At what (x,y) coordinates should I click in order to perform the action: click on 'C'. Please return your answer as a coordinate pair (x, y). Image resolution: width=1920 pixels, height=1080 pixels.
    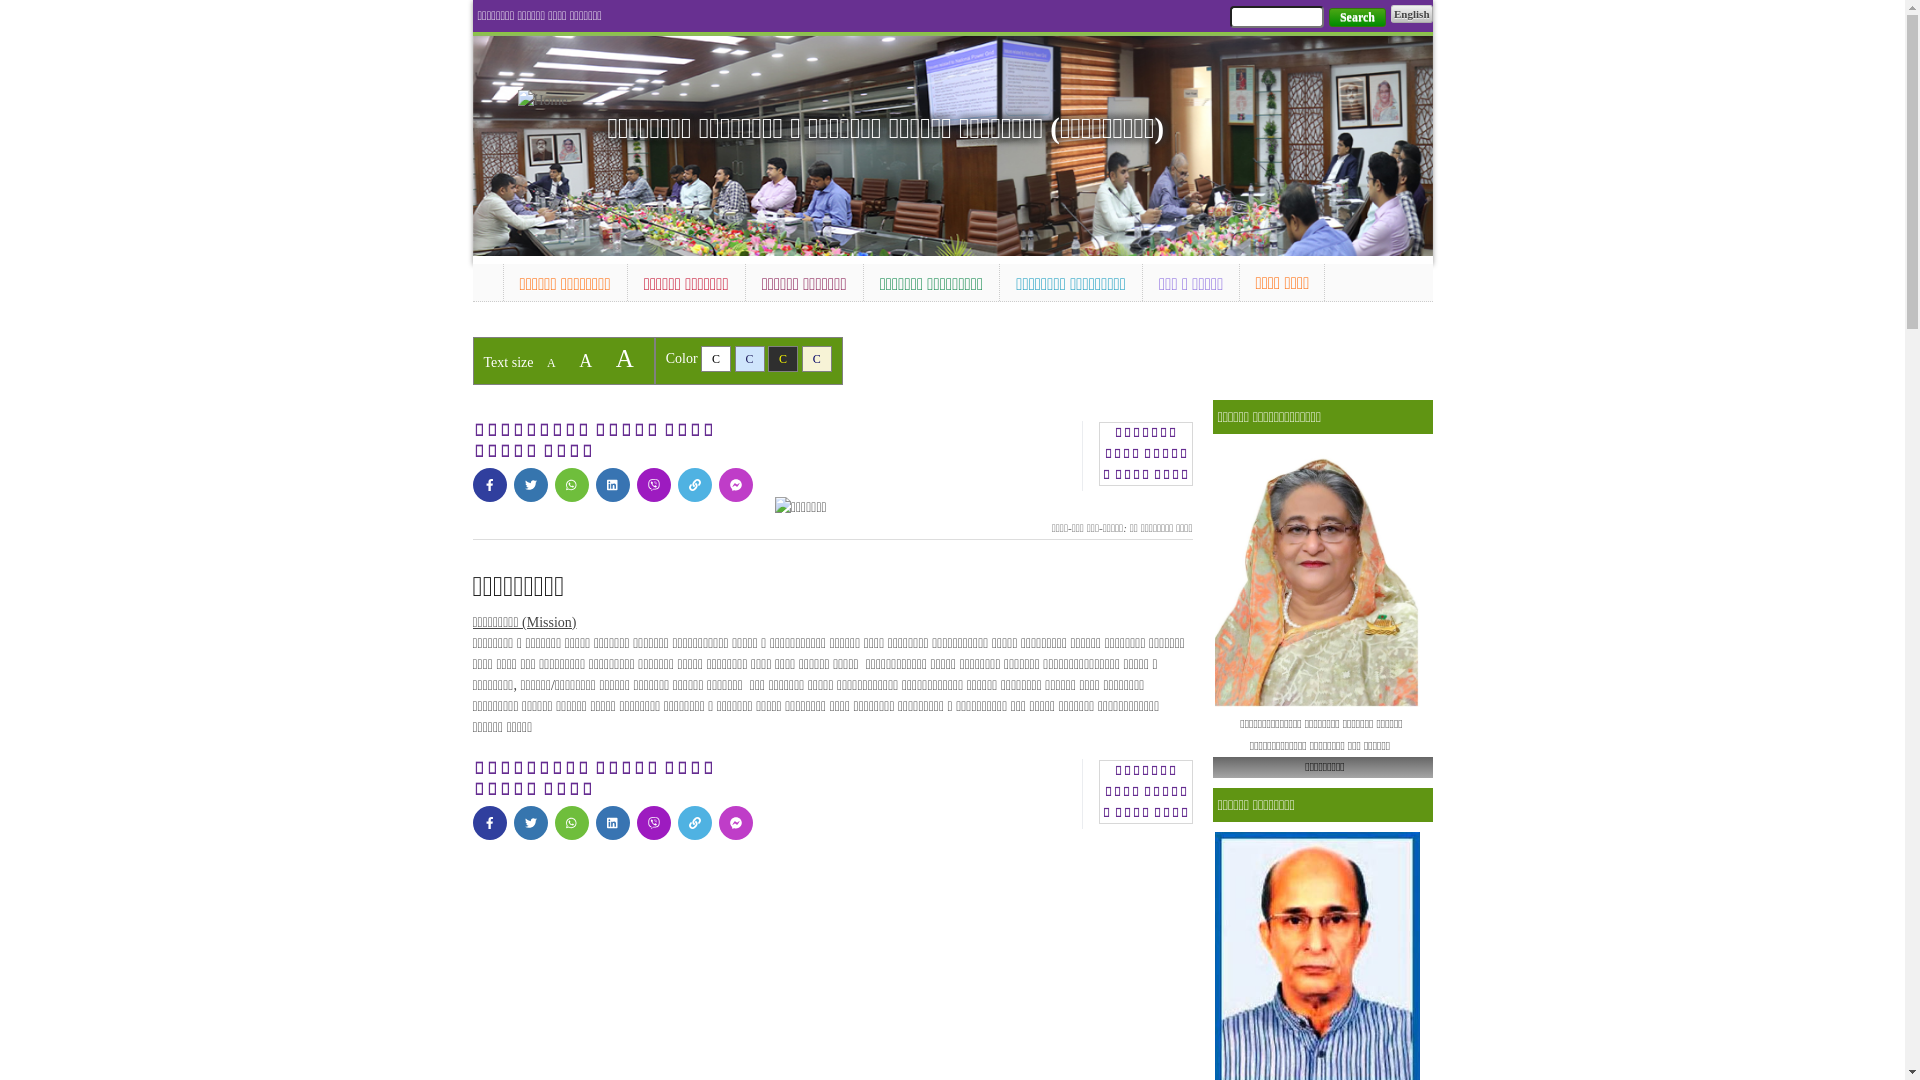
    Looking at the image, I should click on (816, 357).